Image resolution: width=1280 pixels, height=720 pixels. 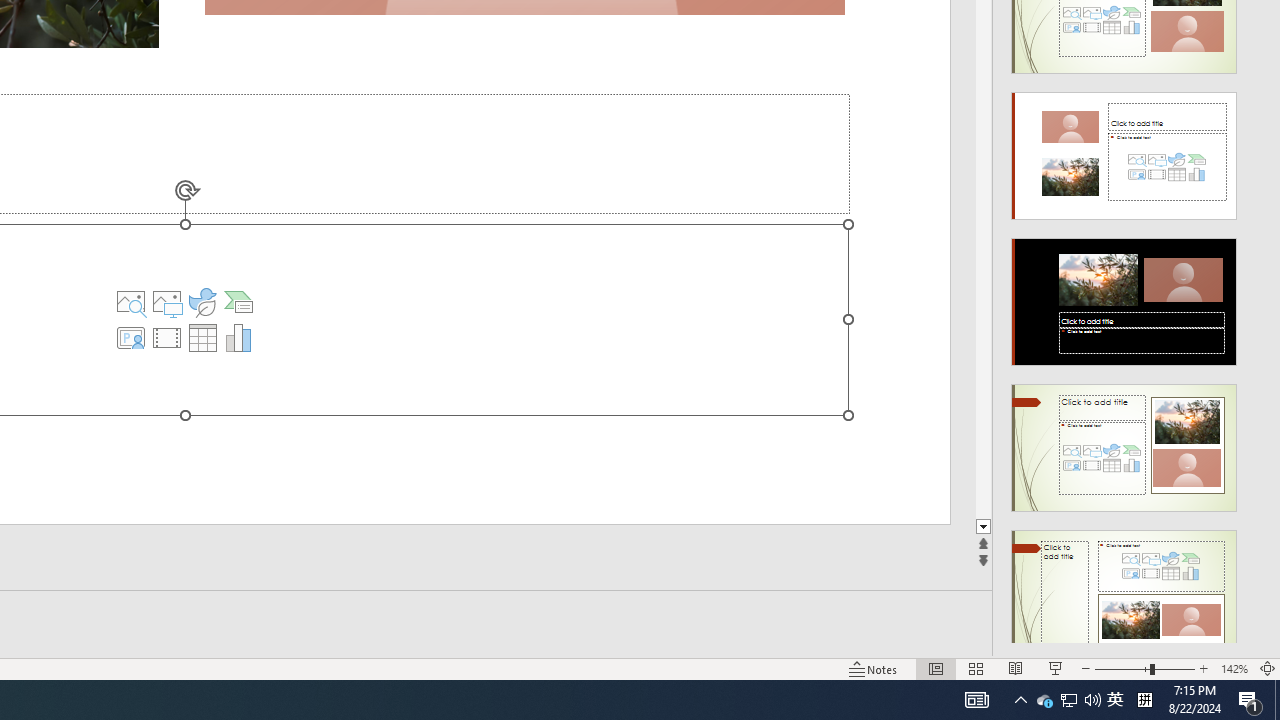 What do you see at coordinates (238, 337) in the screenshot?
I see `'Insert Chart'` at bounding box center [238, 337].